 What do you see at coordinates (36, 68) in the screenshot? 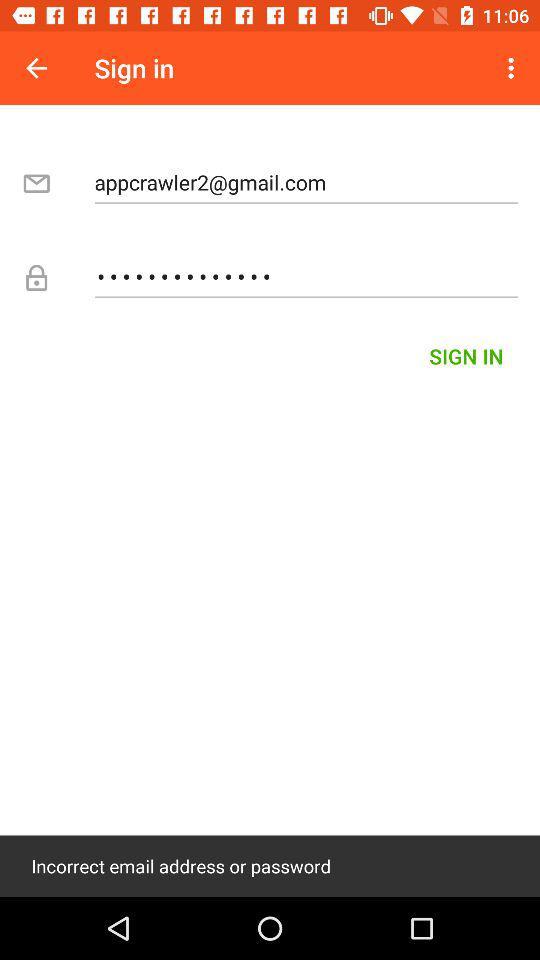
I see `icon to the left of the sign in item` at bounding box center [36, 68].